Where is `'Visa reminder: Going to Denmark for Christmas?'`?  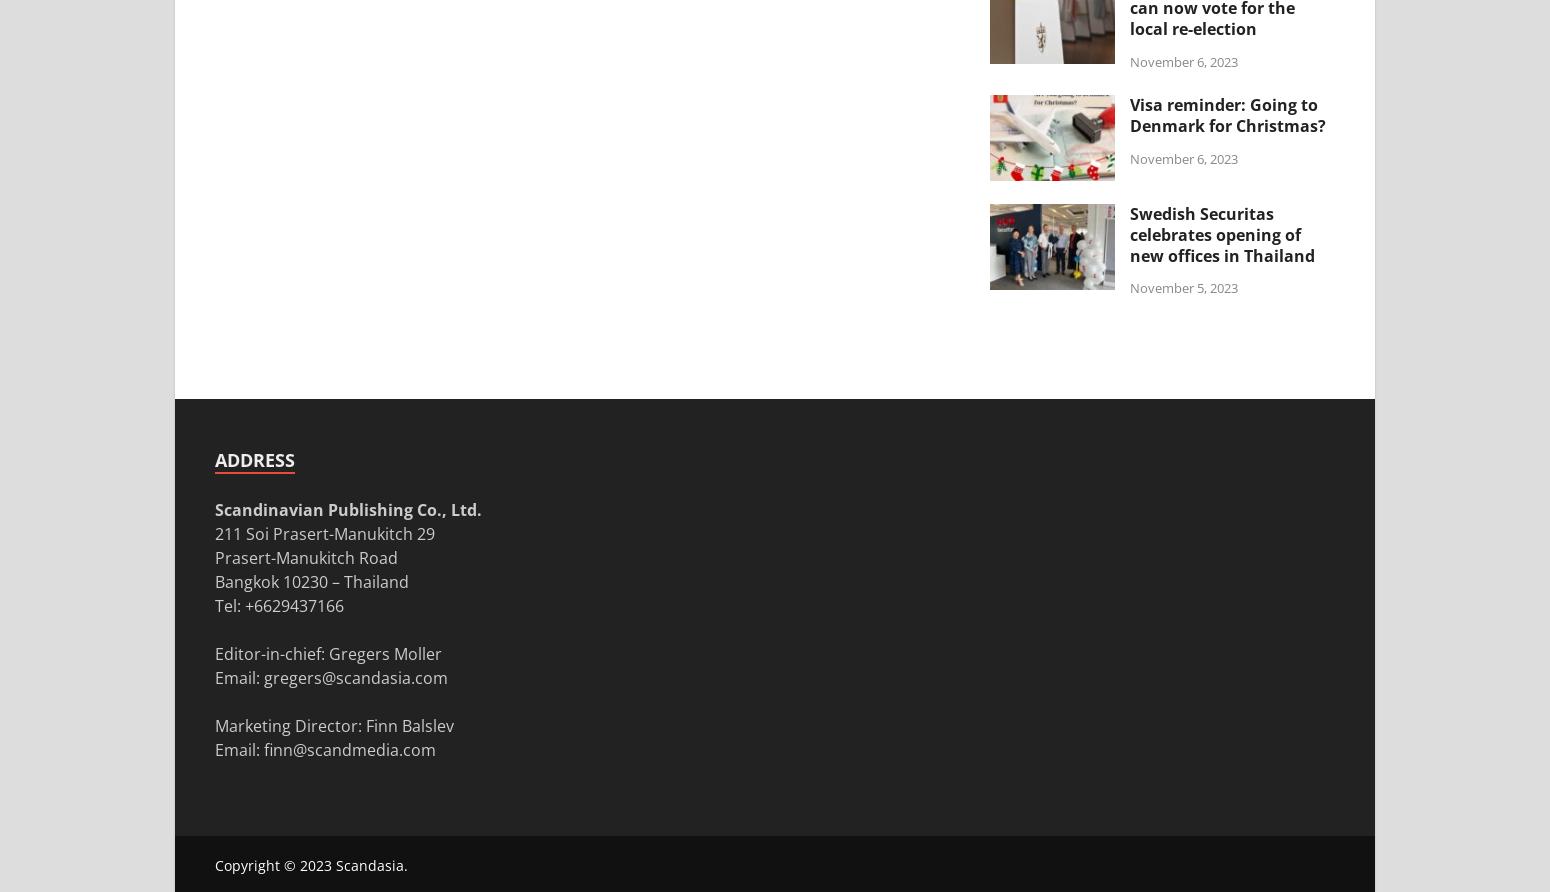
'Visa reminder: Going to Denmark for Christmas?' is located at coordinates (1228, 113).